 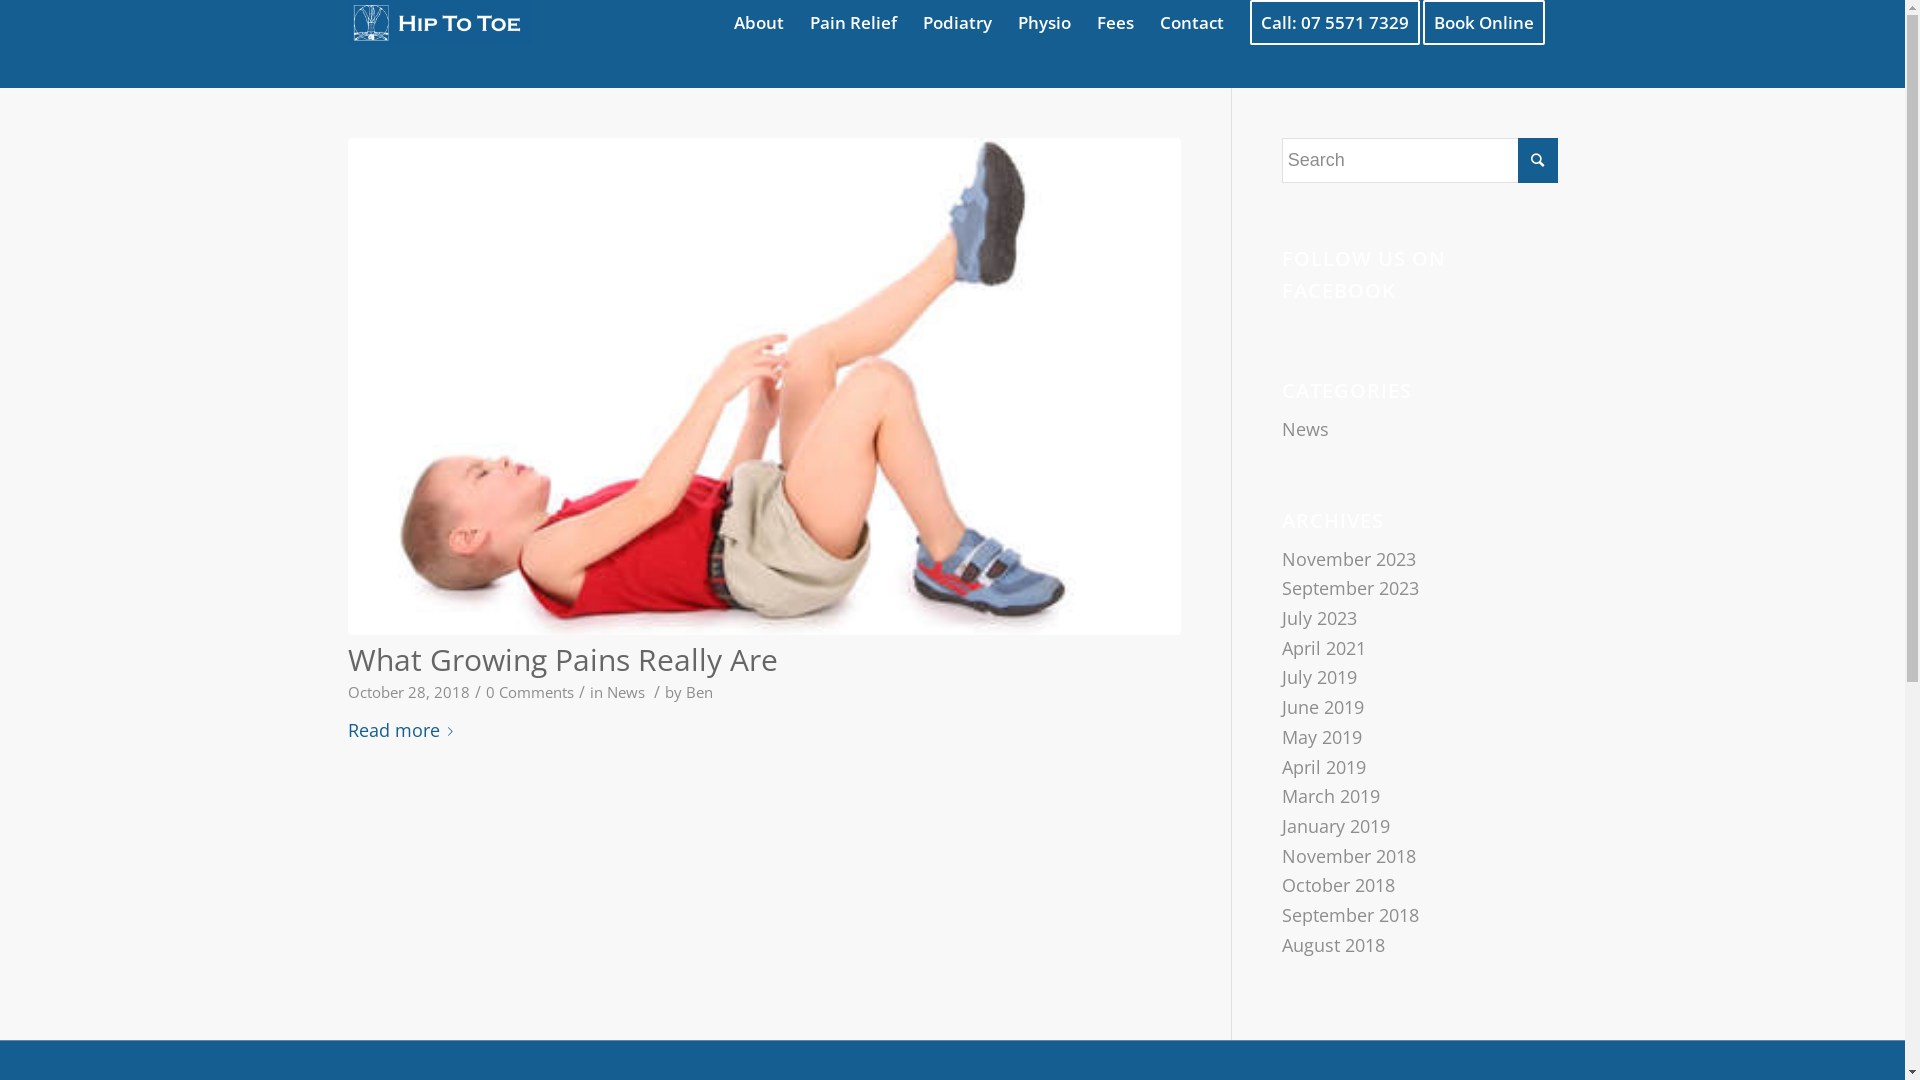 What do you see at coordinates (623, 690) in the screenshot?
I see `'News'` at bounding box center [623, 690].